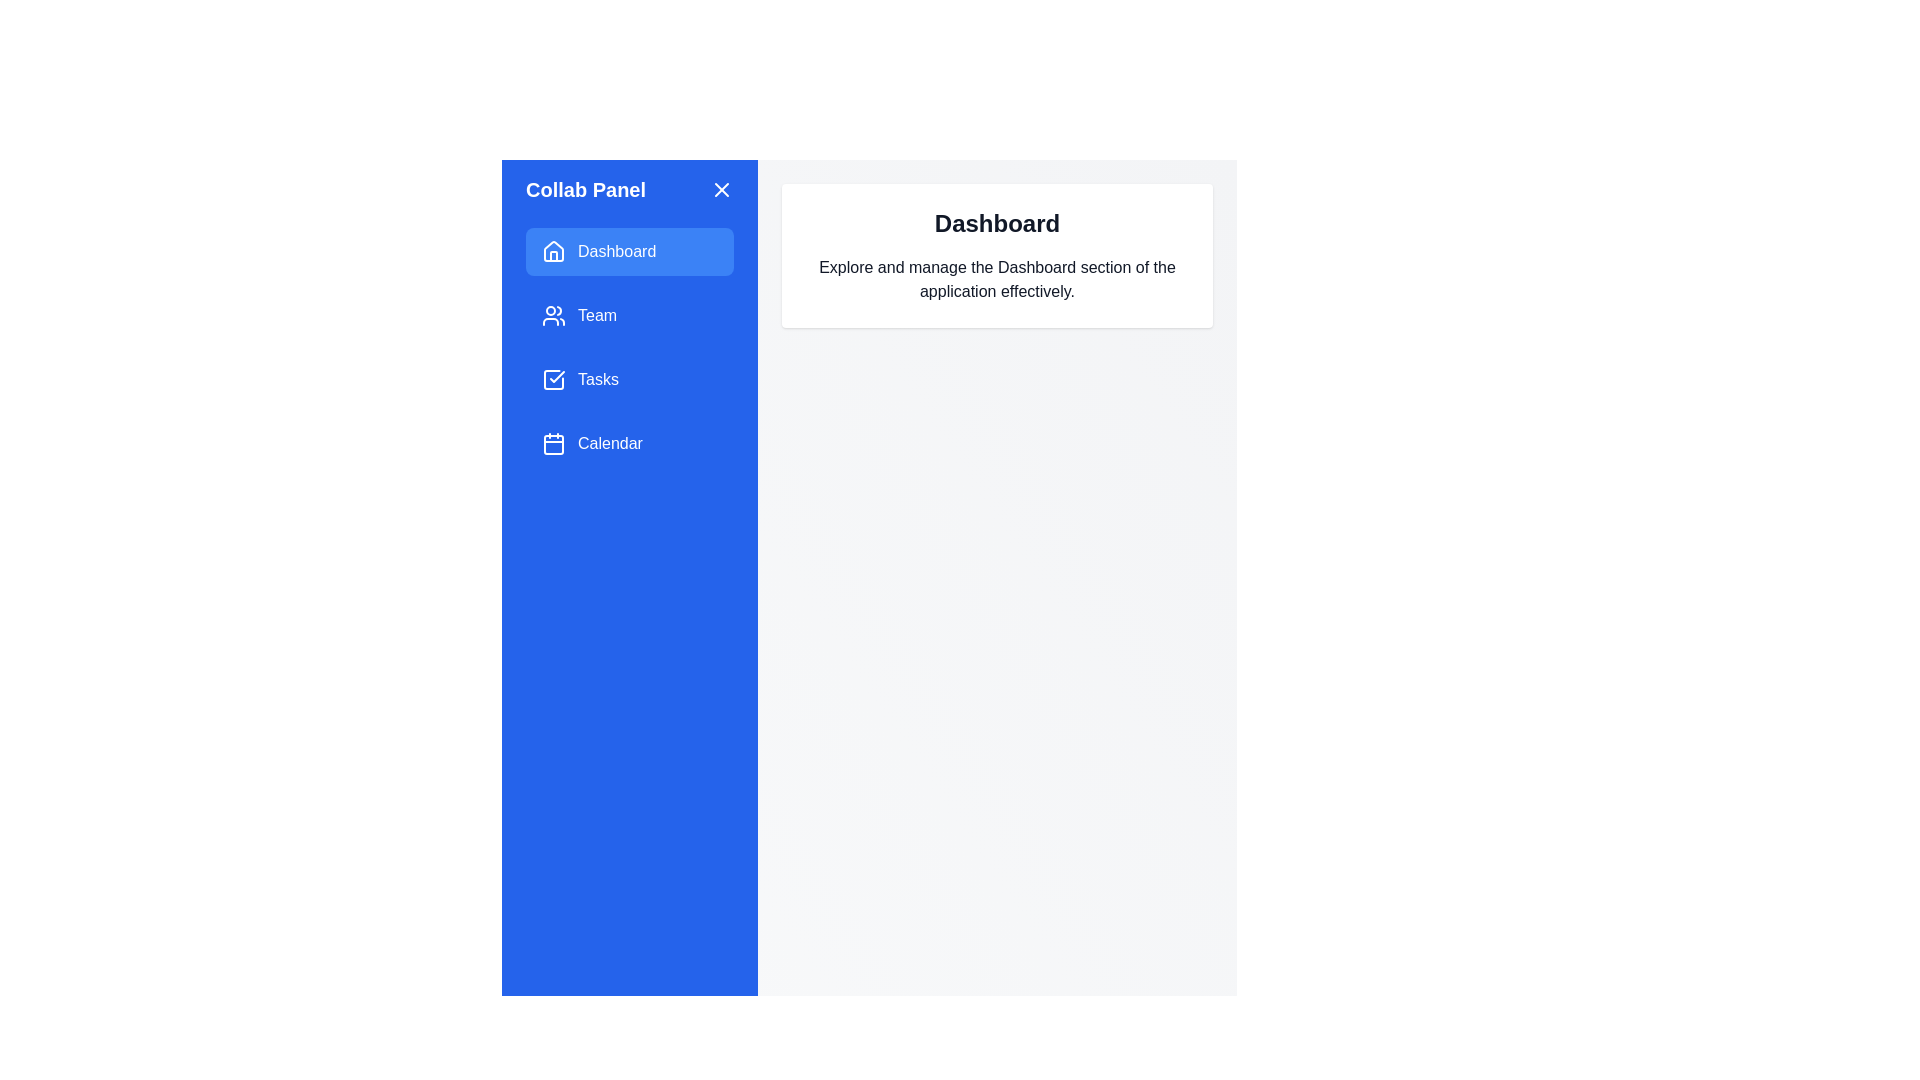 This screenshot has width=1920, height=1080. I want to click on the close button in the side drawer to toggle its visibility, so click(720, 189).